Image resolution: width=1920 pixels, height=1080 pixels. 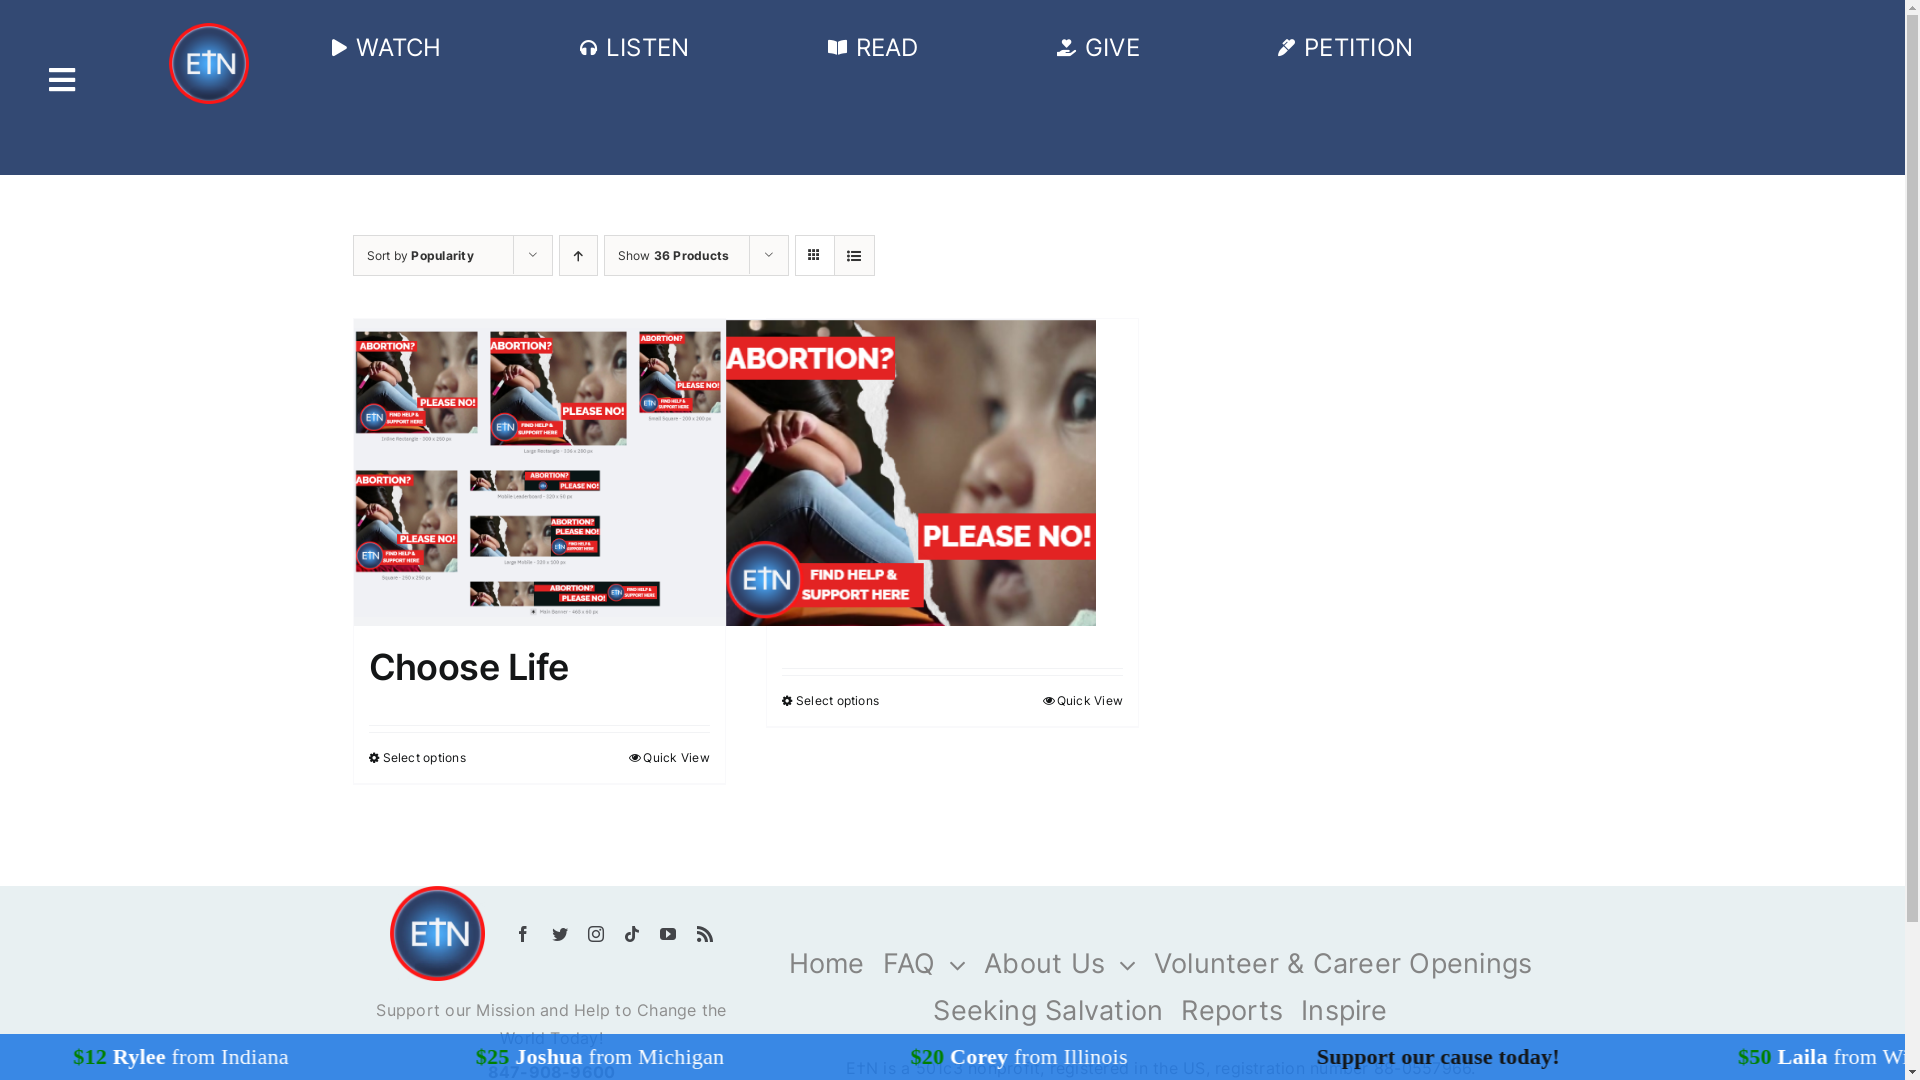 I want to click on 'Sort by Popularity', so click(x=418, y=254).